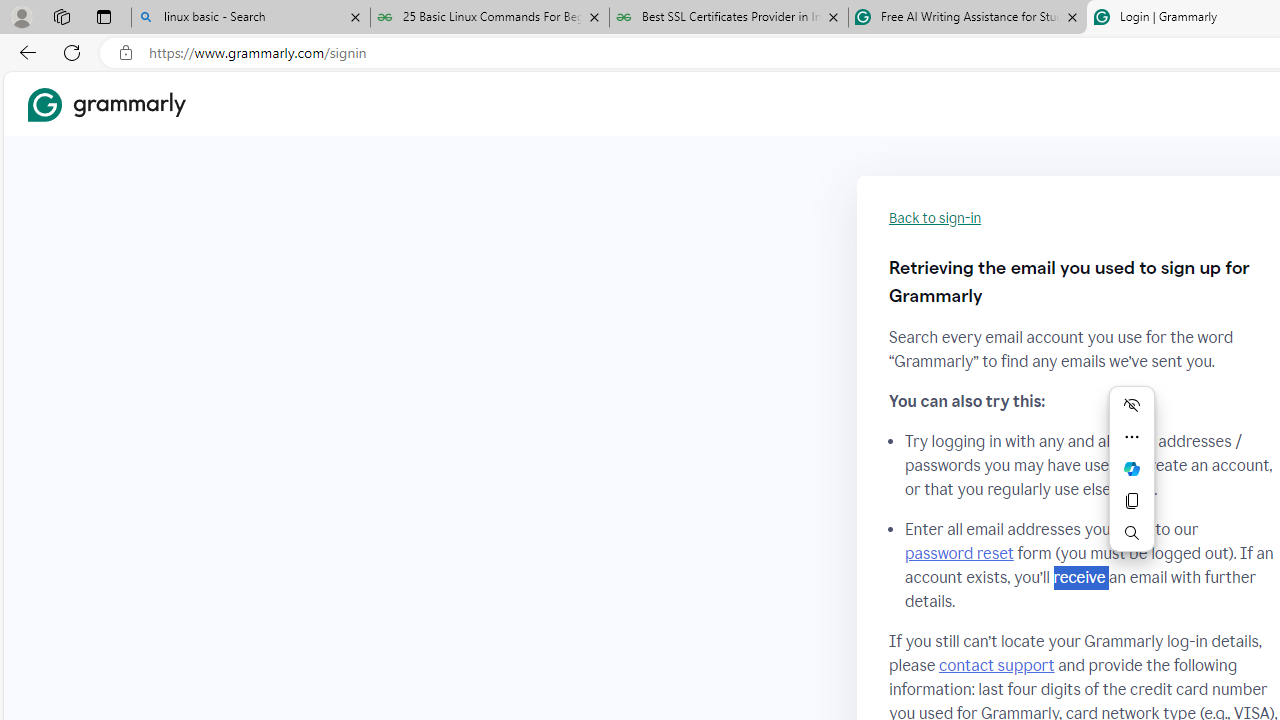  I want to click on 'linux basic - Search', so click(249, 17).